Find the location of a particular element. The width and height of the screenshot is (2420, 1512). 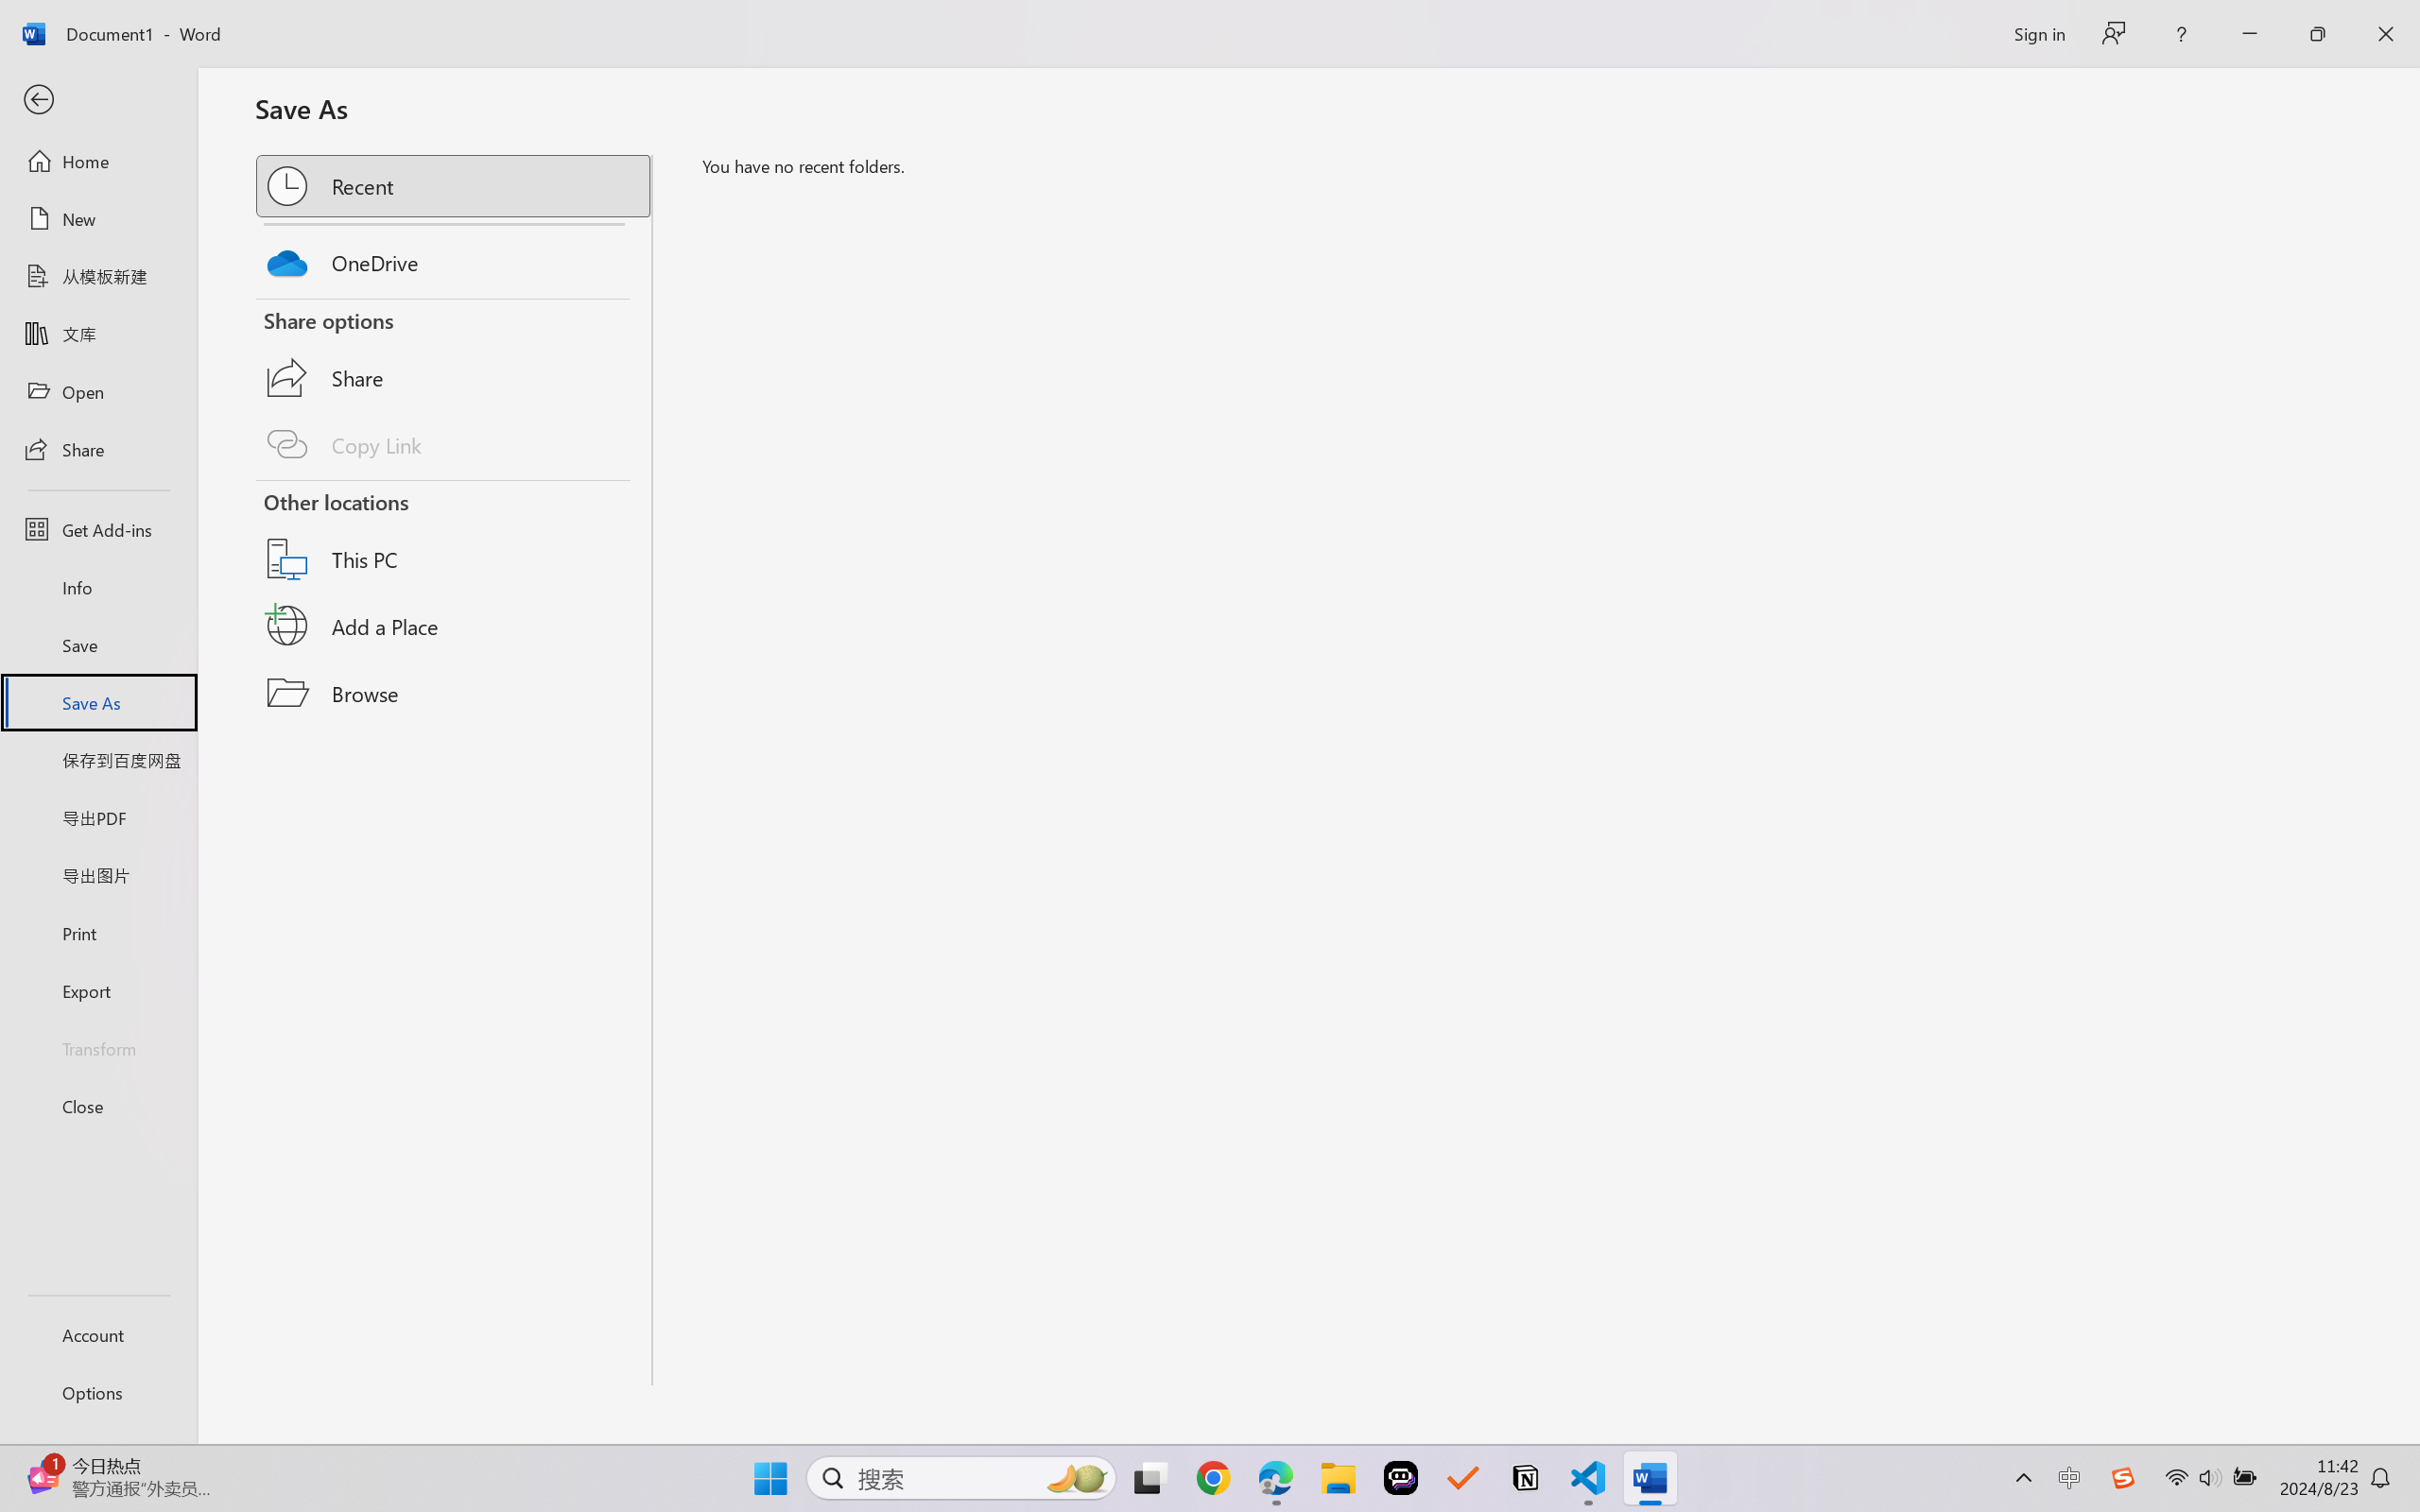

'New' is located at coordinates (97, 217).